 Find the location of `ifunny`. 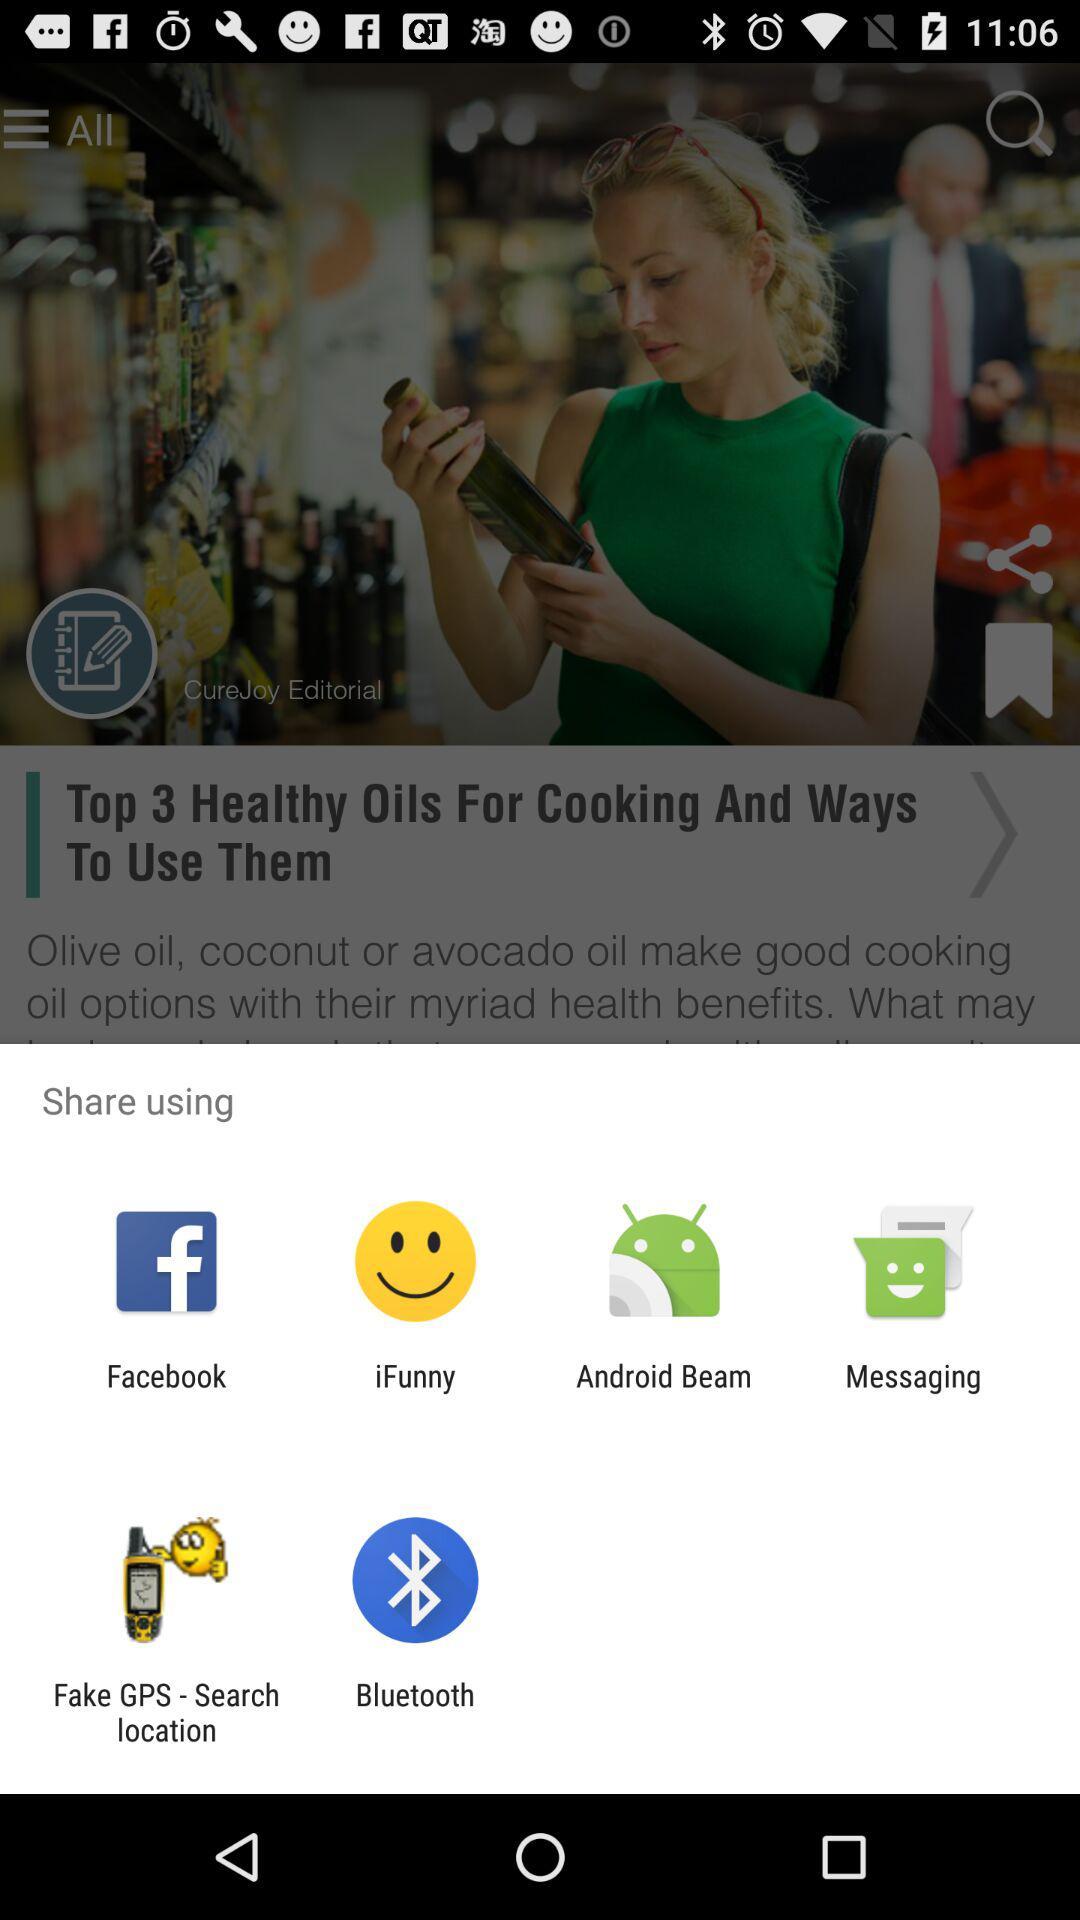

ifunny is located at coordinates (414, 1392).